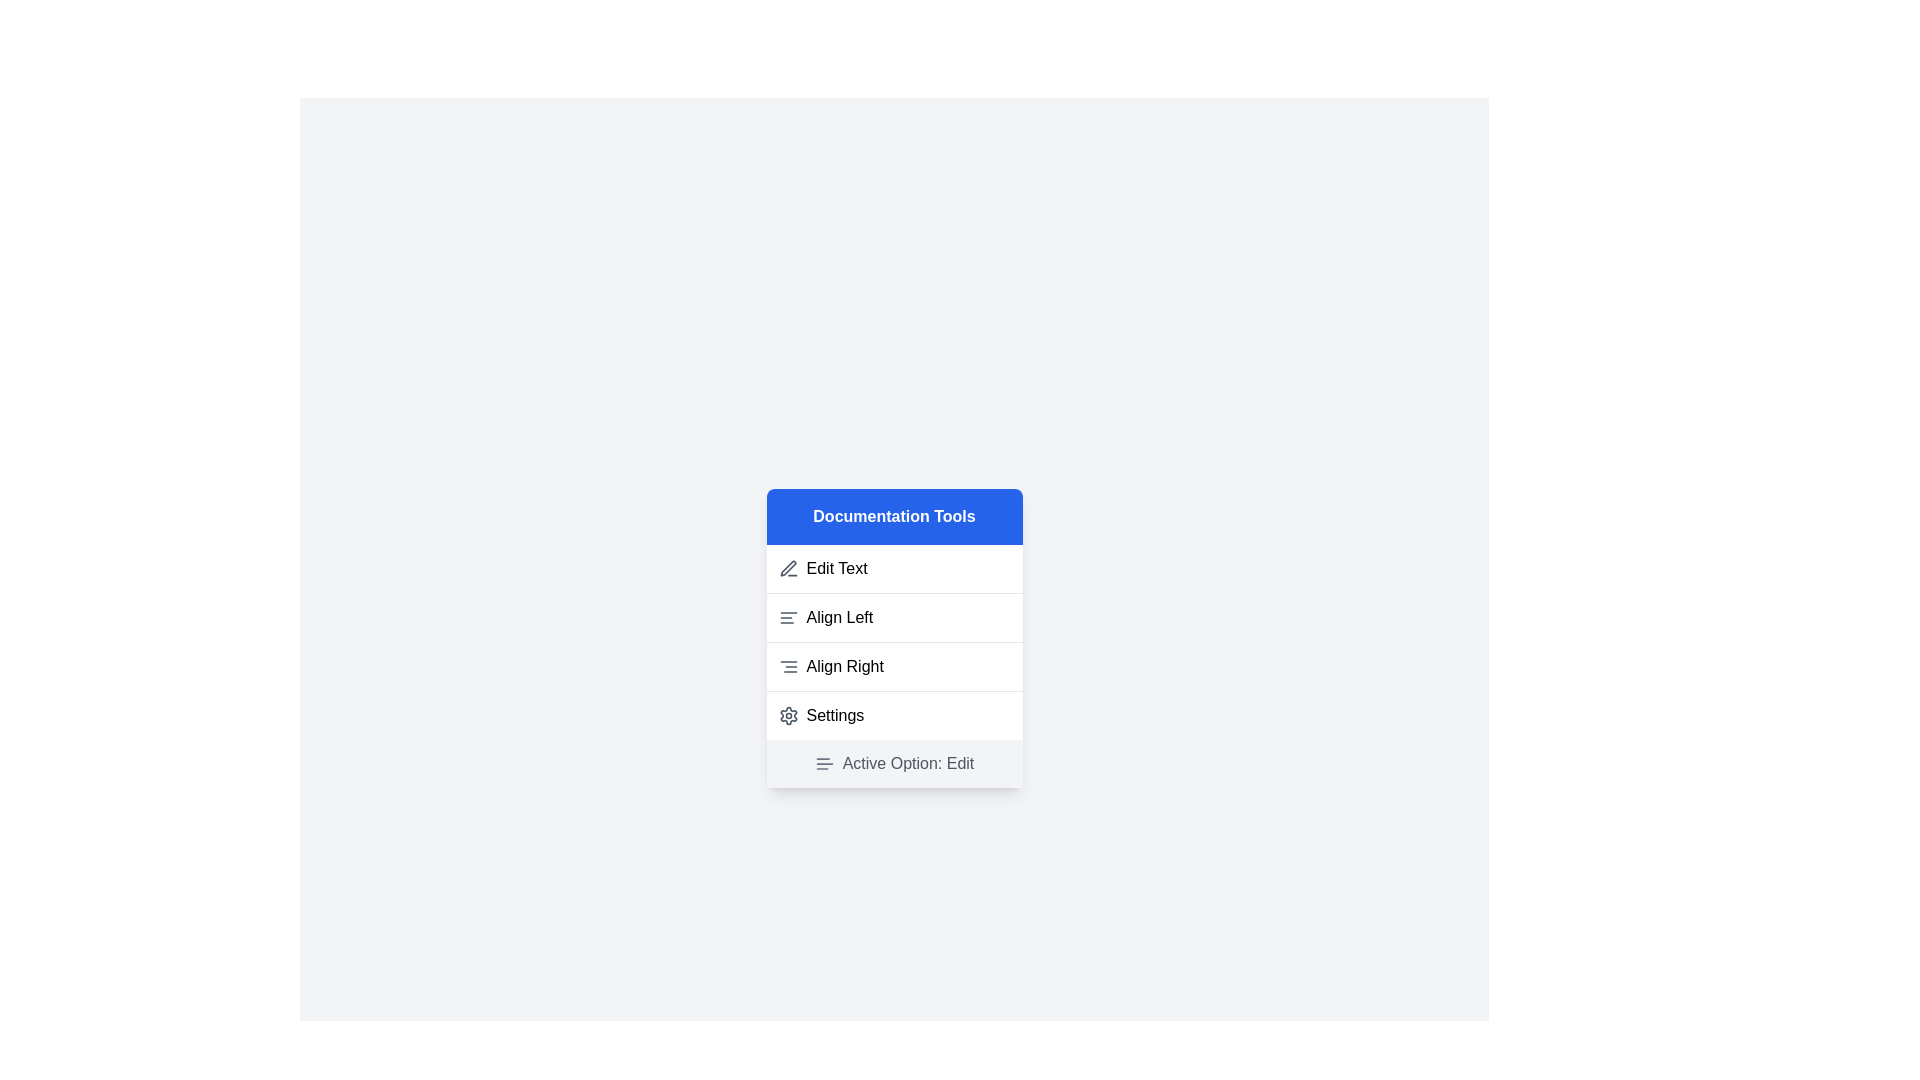 The height and width of the screenshot is (1080, 1920). I want to click on the menu option Settings to select it, so click(893, 713).